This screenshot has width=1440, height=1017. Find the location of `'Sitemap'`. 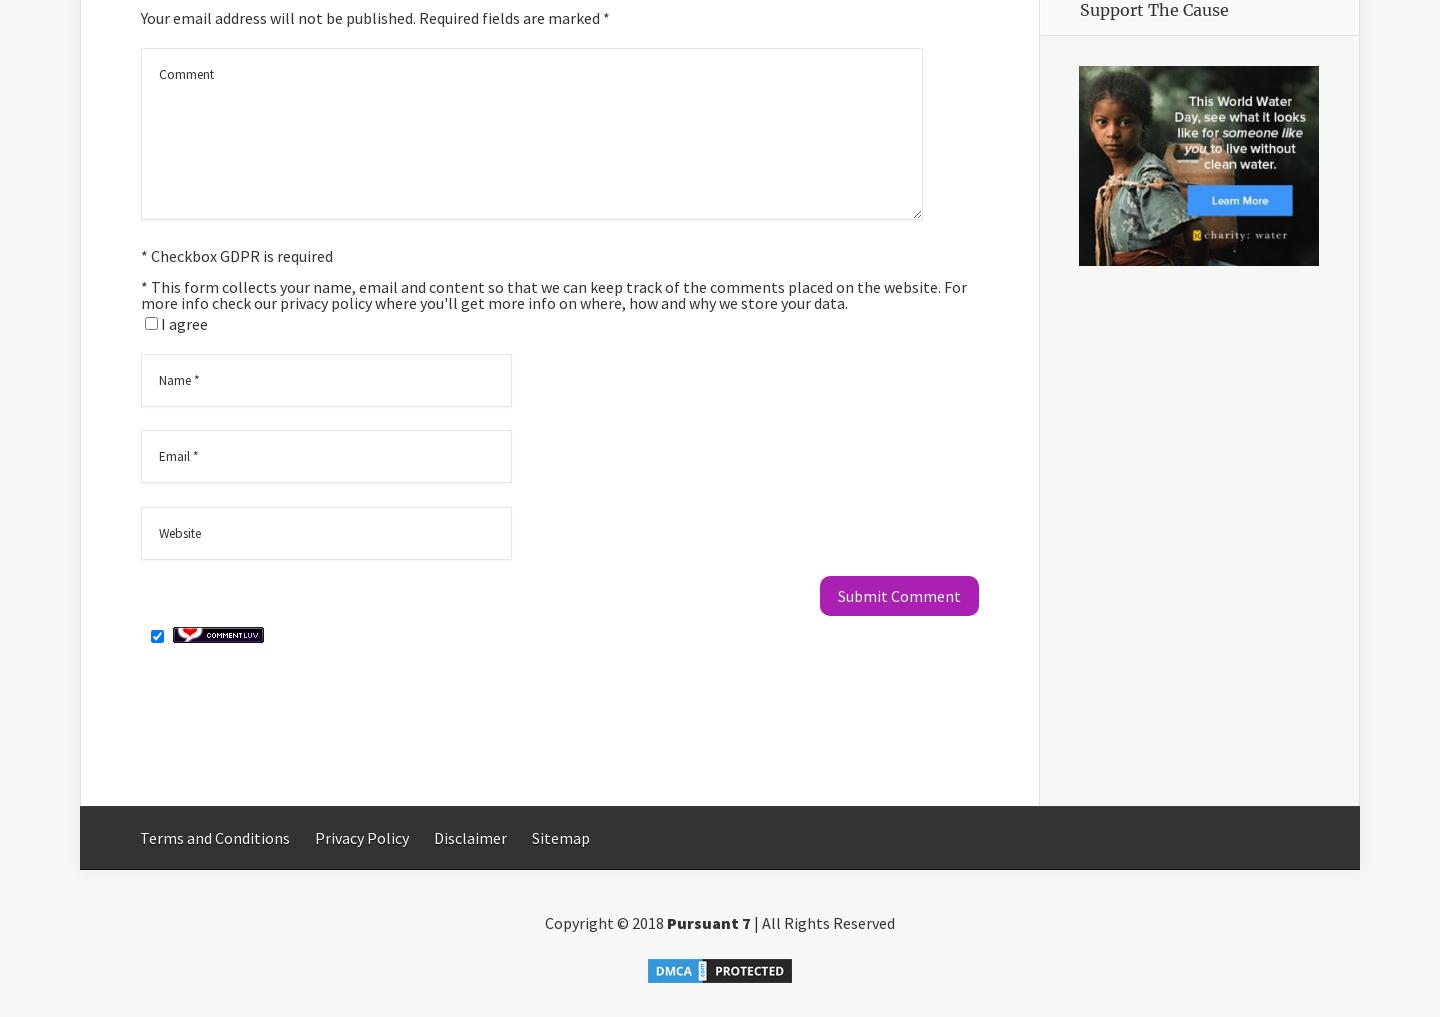

'Sitemap' is located at coordinates (561, 837).